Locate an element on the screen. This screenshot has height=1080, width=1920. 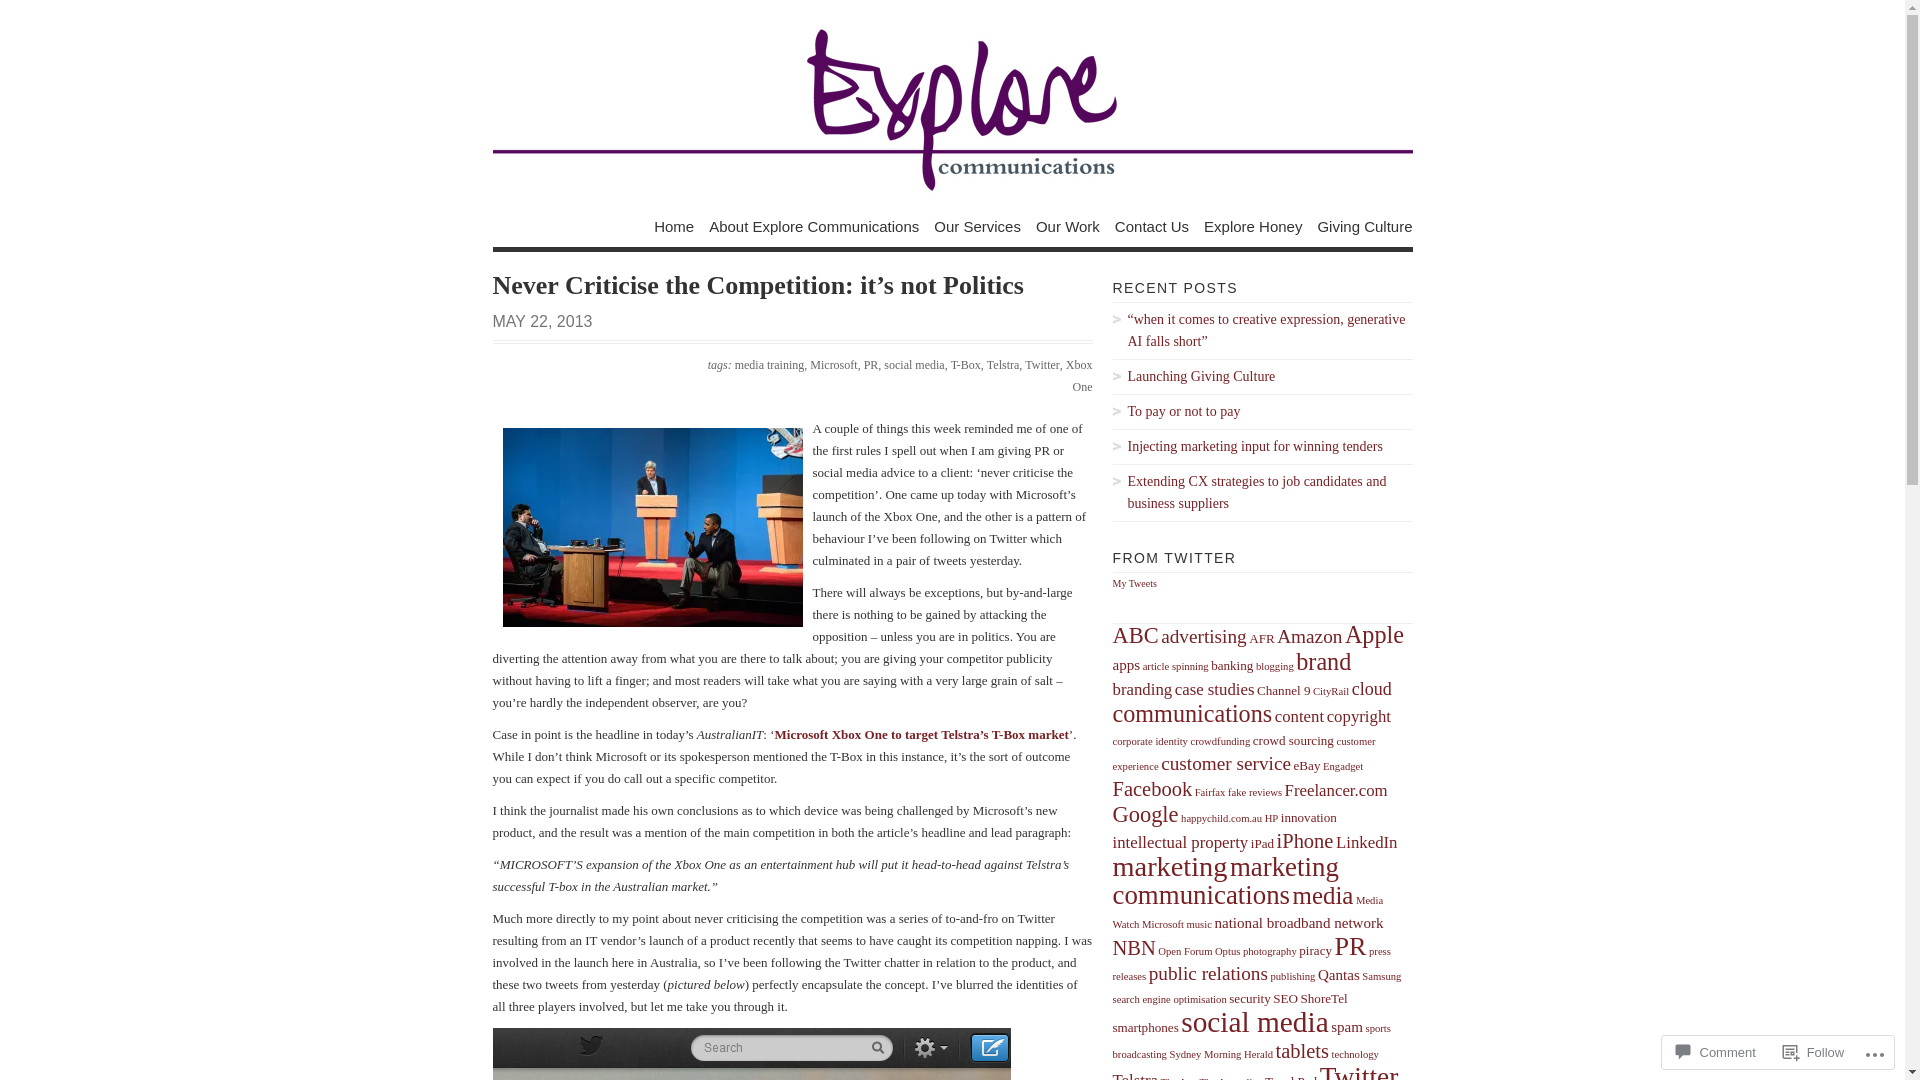
'media' is located at coordinates (1323, 894).